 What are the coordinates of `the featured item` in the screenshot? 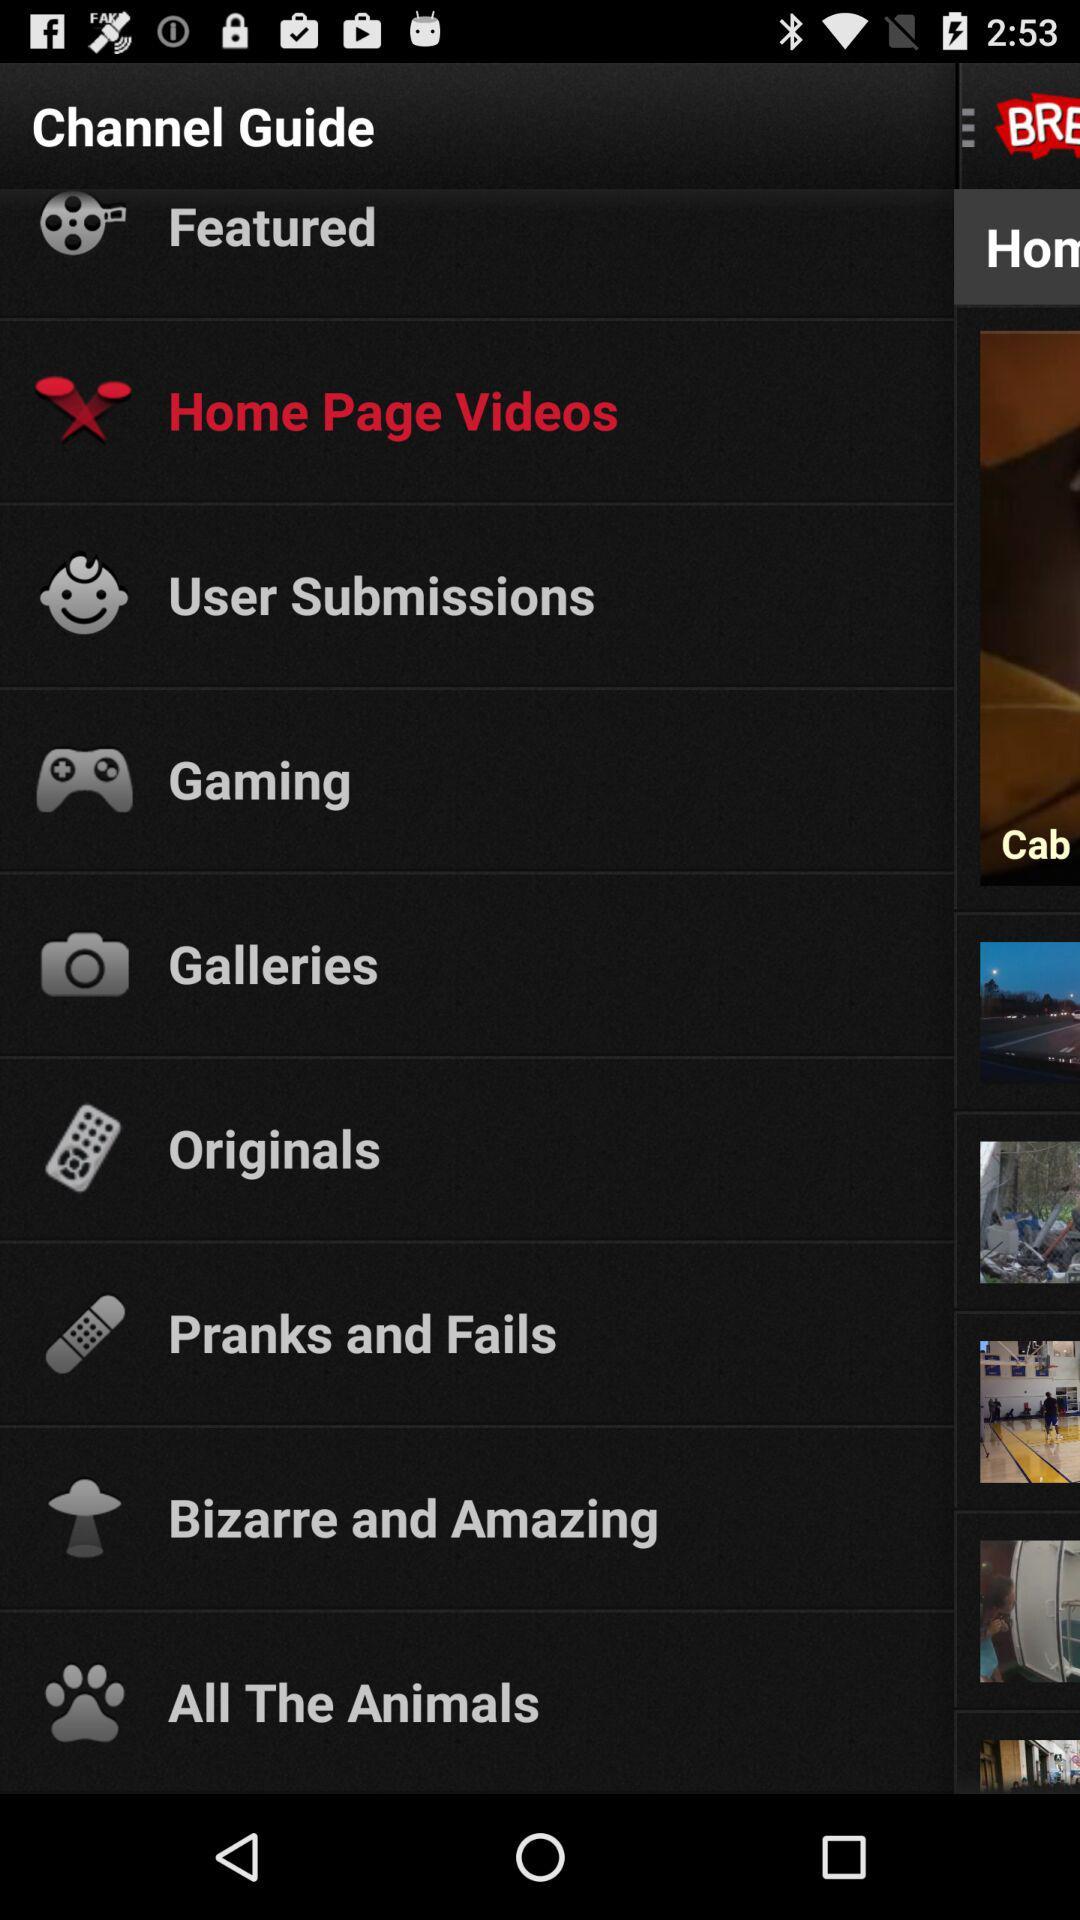 It's located at (542, 225).